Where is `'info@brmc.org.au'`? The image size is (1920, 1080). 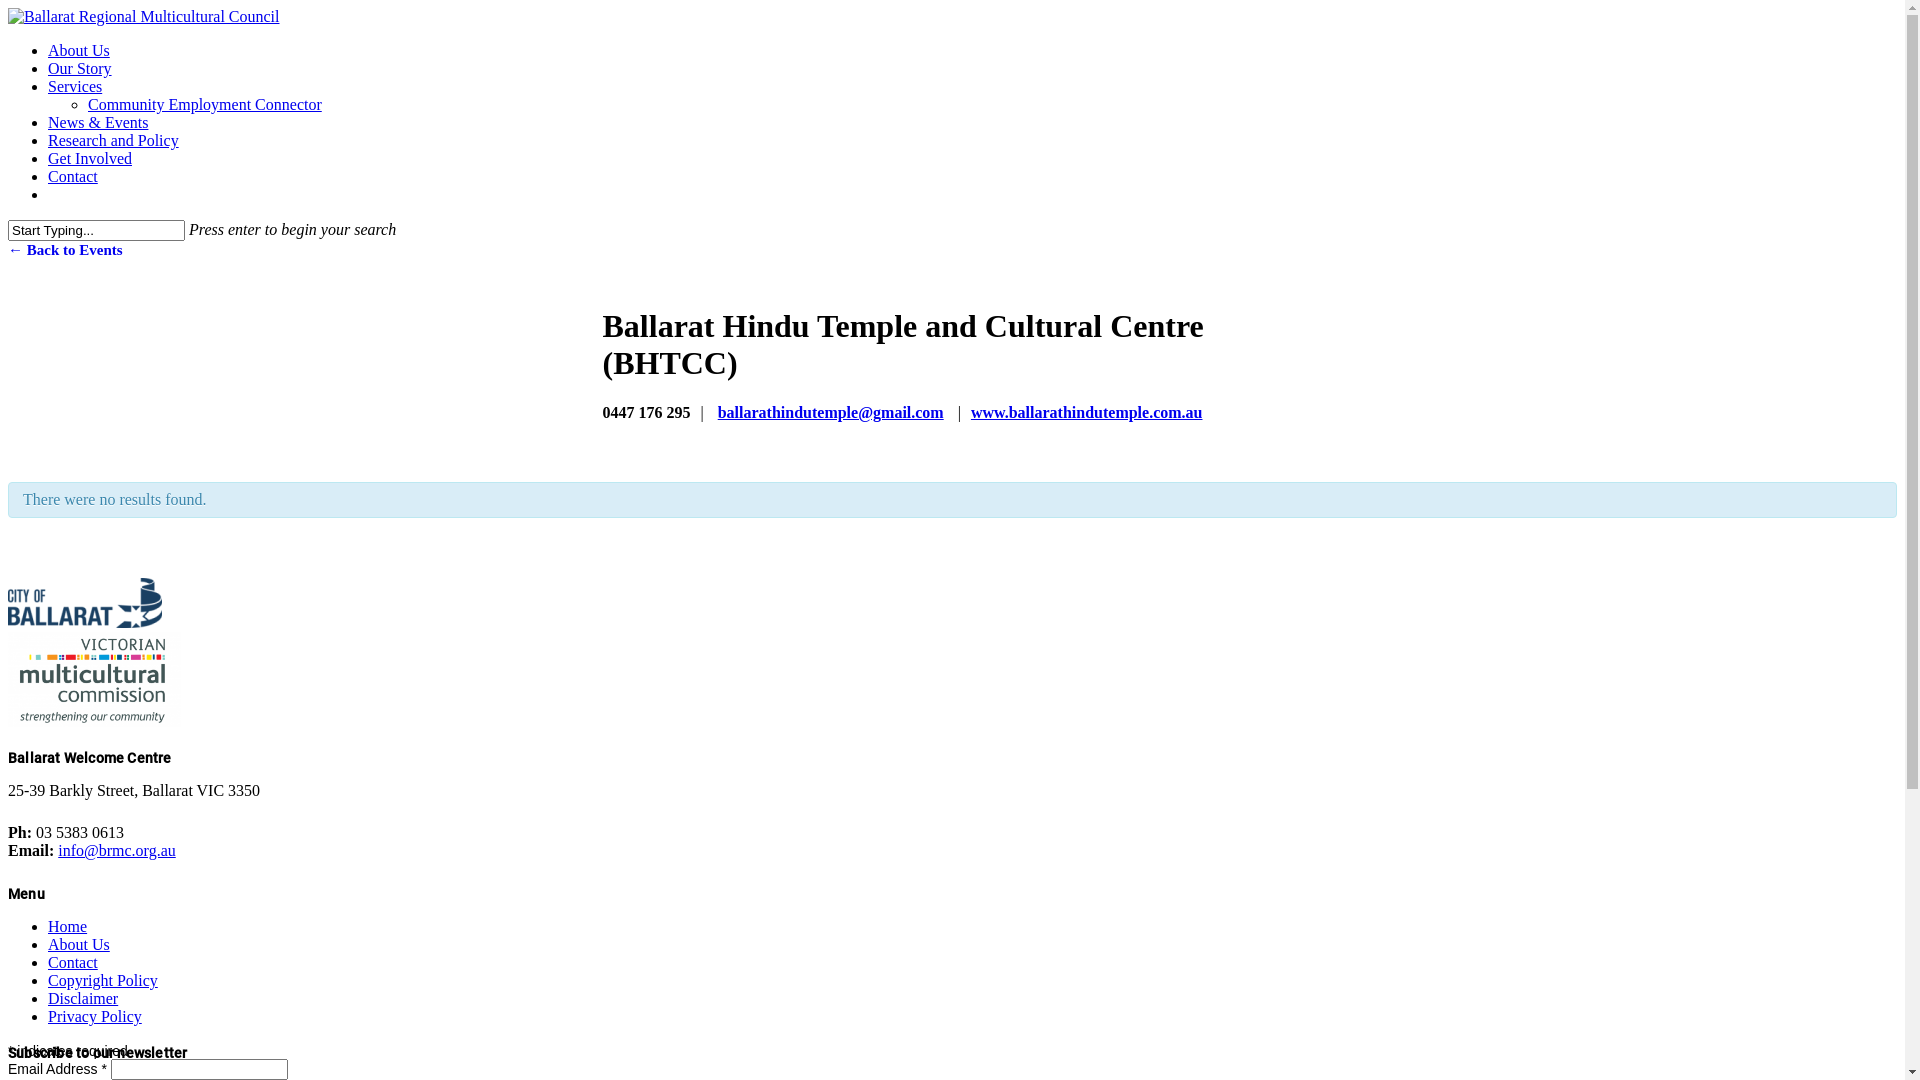
'info@brmc.org.au' is located at coordinates (115, 850).